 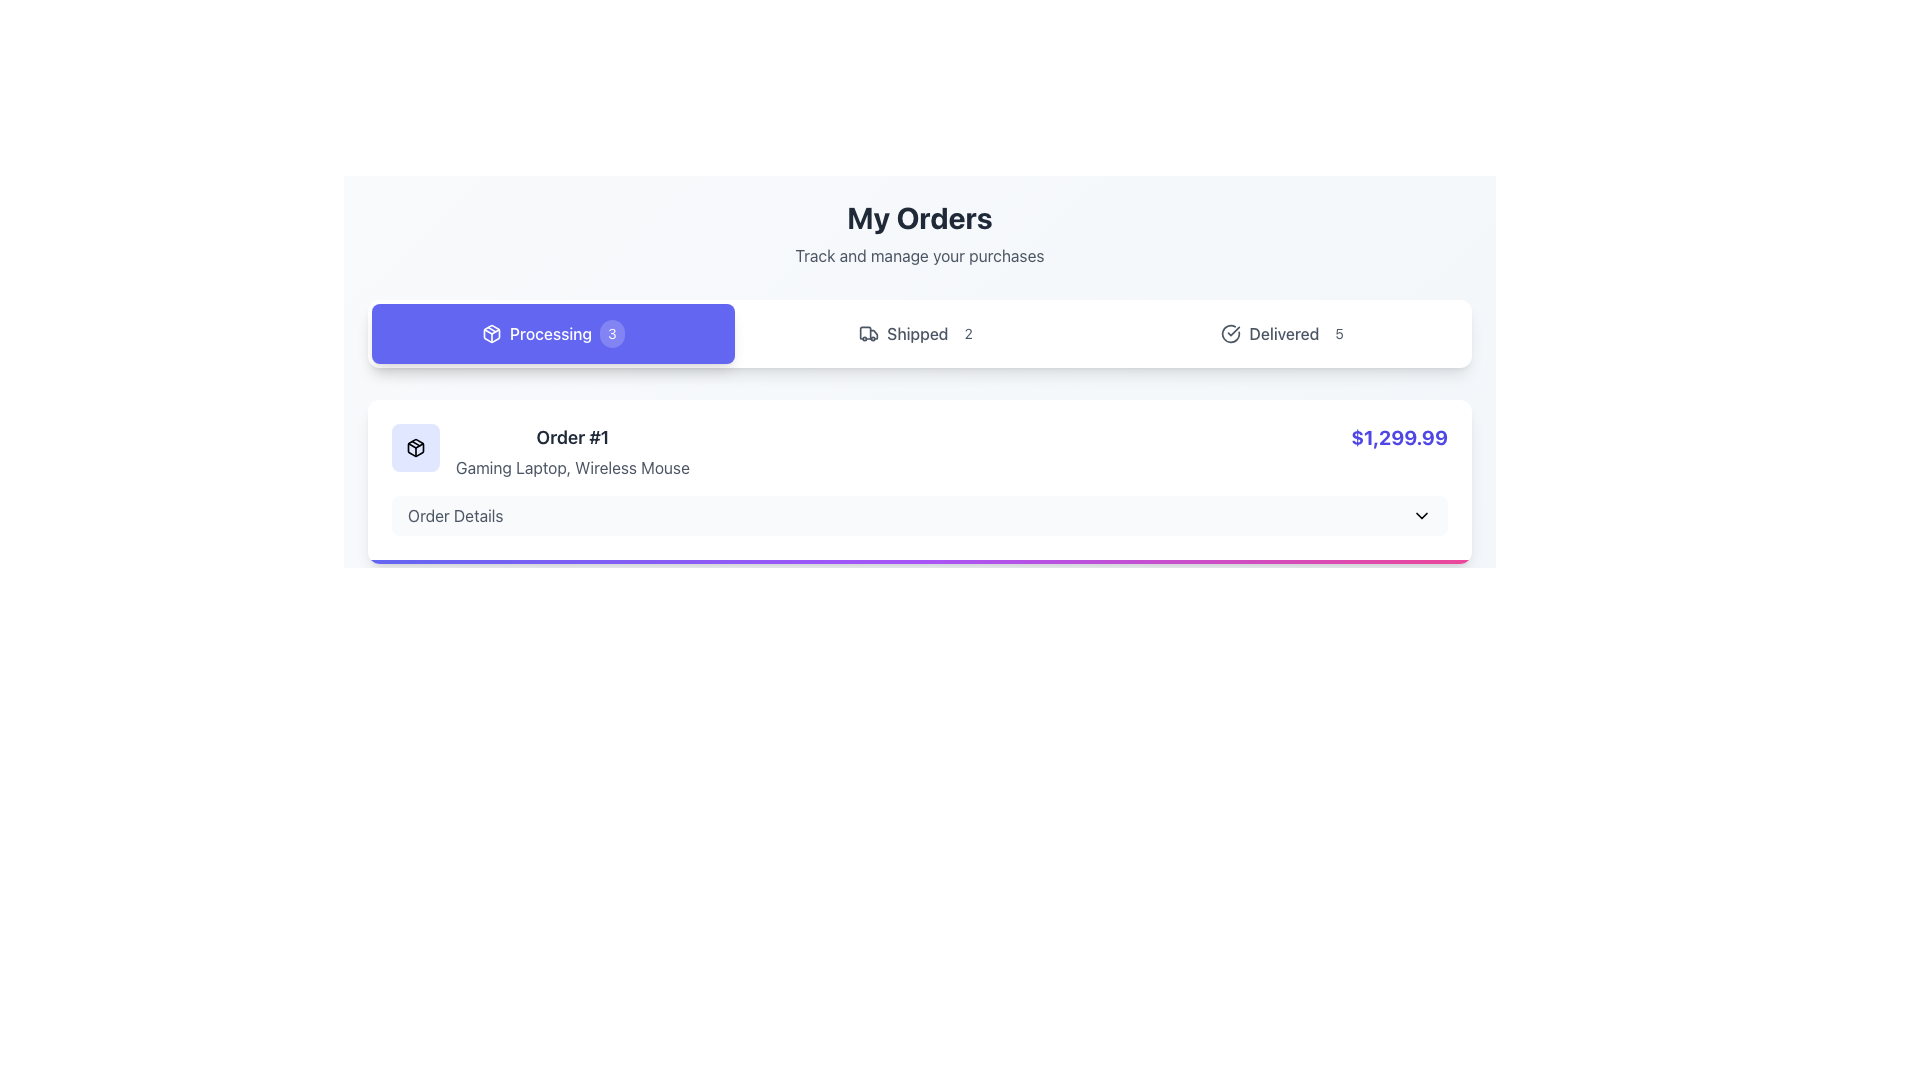 What do you see at coordinates (1420, 515) in the screenshot?
I see `the Dropdown Toggle Icon, which is a downward-facing chevron arrow located within the 'Order Details' section, to receive visual feedback` at bounding box center [1420, 515].